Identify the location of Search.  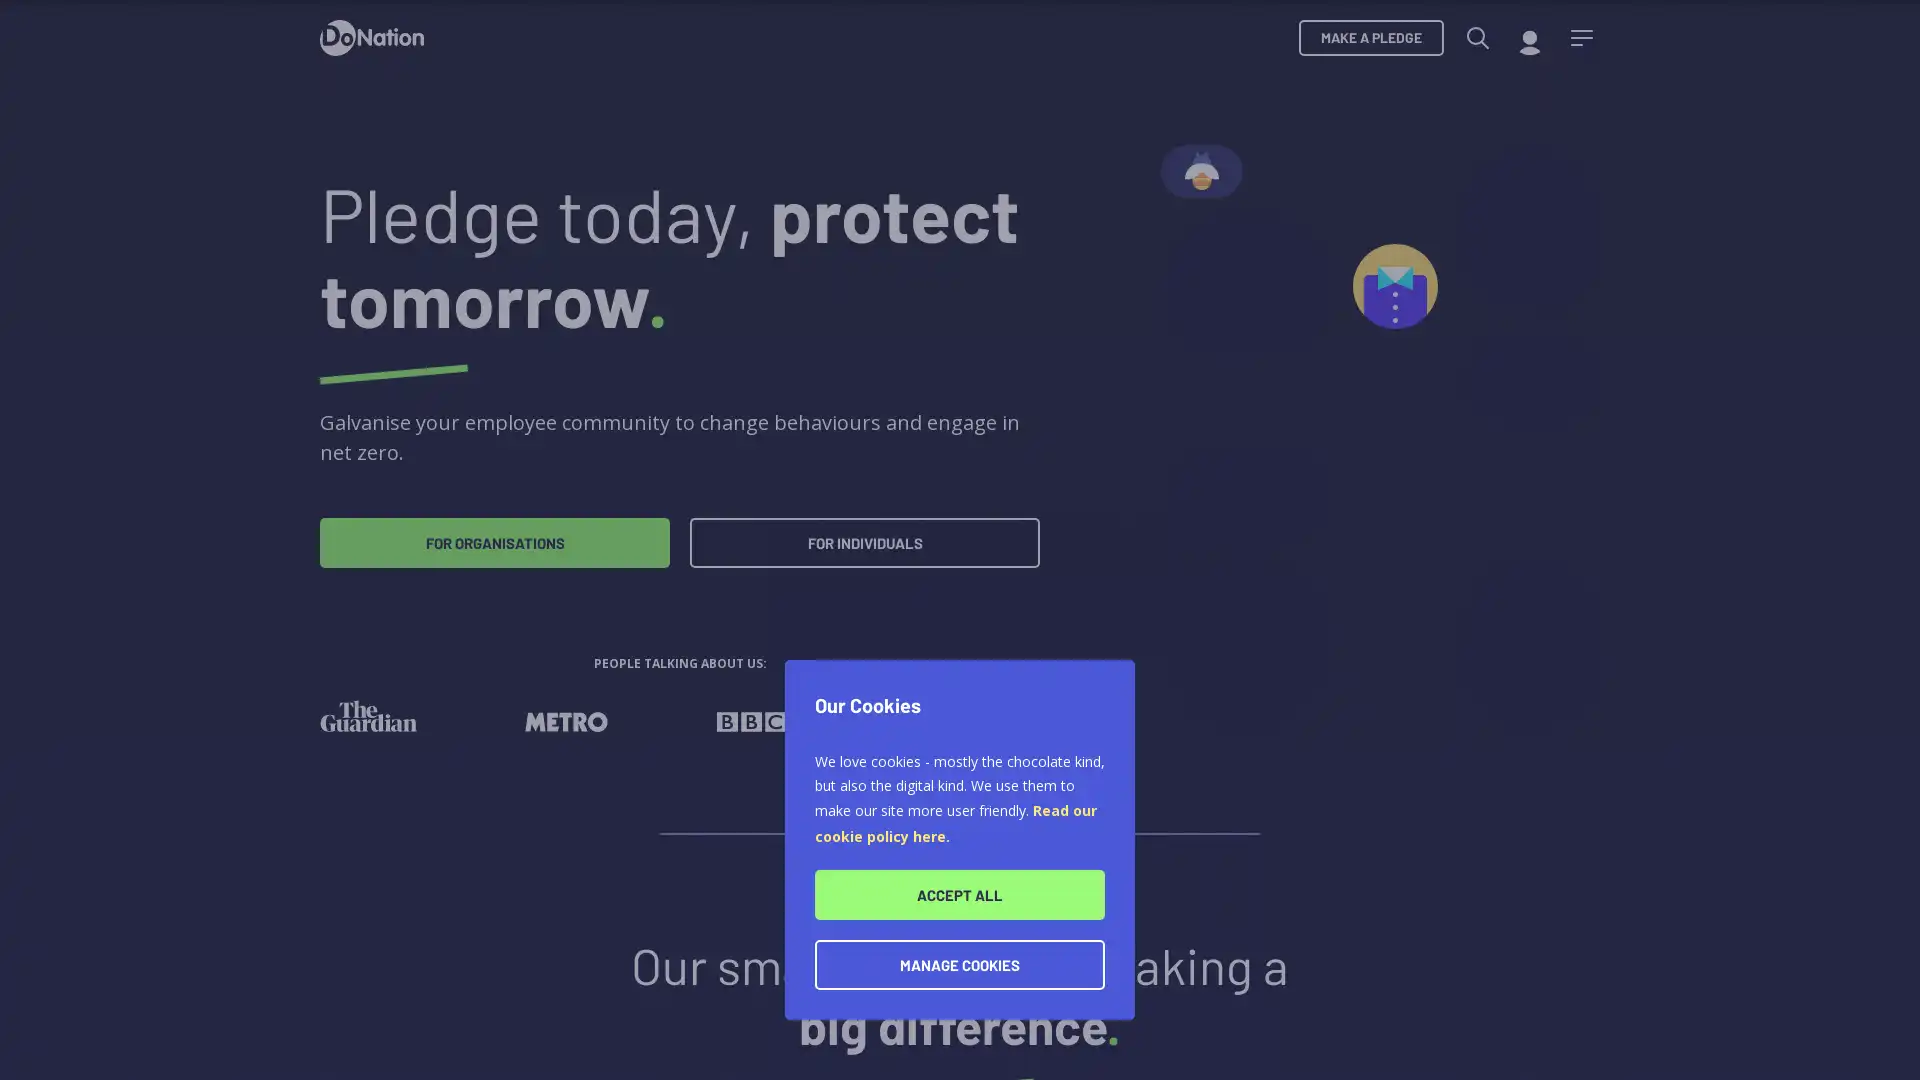
(1478, 38).